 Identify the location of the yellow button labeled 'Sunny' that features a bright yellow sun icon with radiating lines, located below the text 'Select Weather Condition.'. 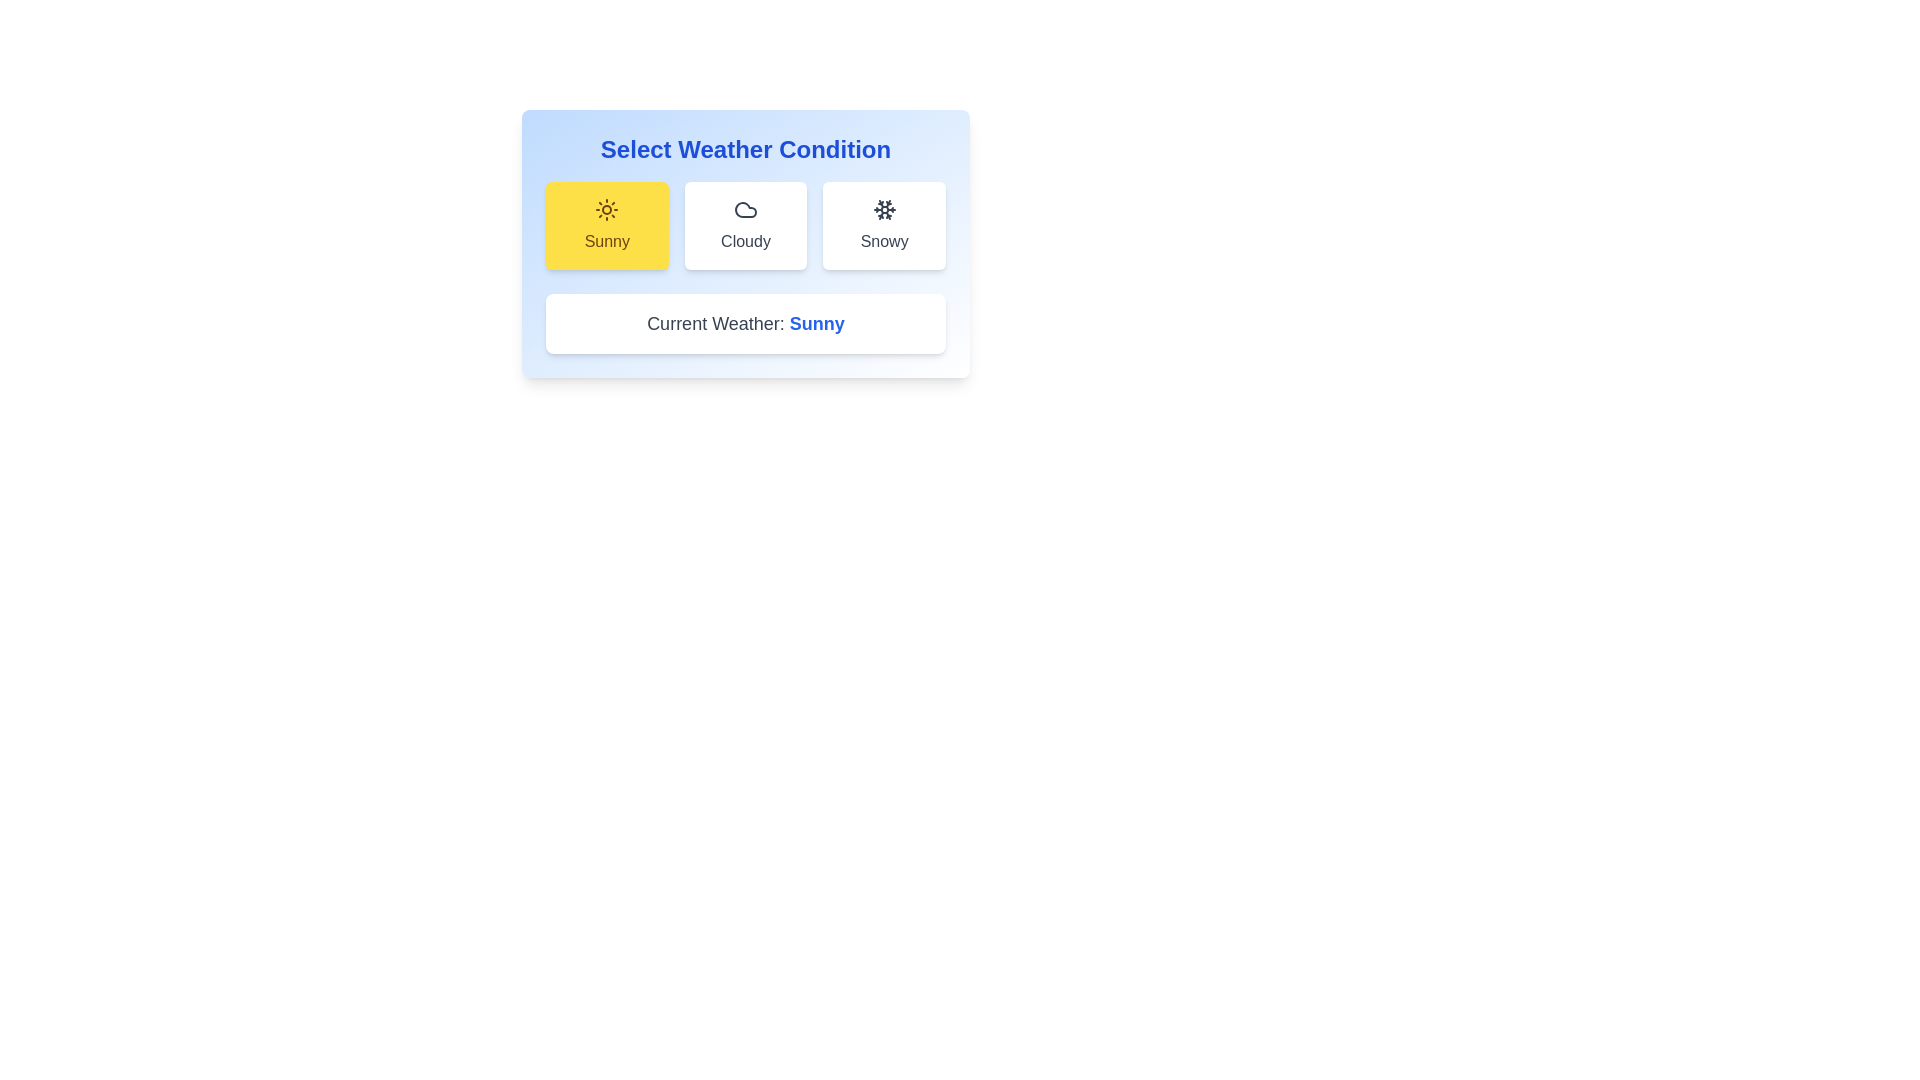
(605, 209).